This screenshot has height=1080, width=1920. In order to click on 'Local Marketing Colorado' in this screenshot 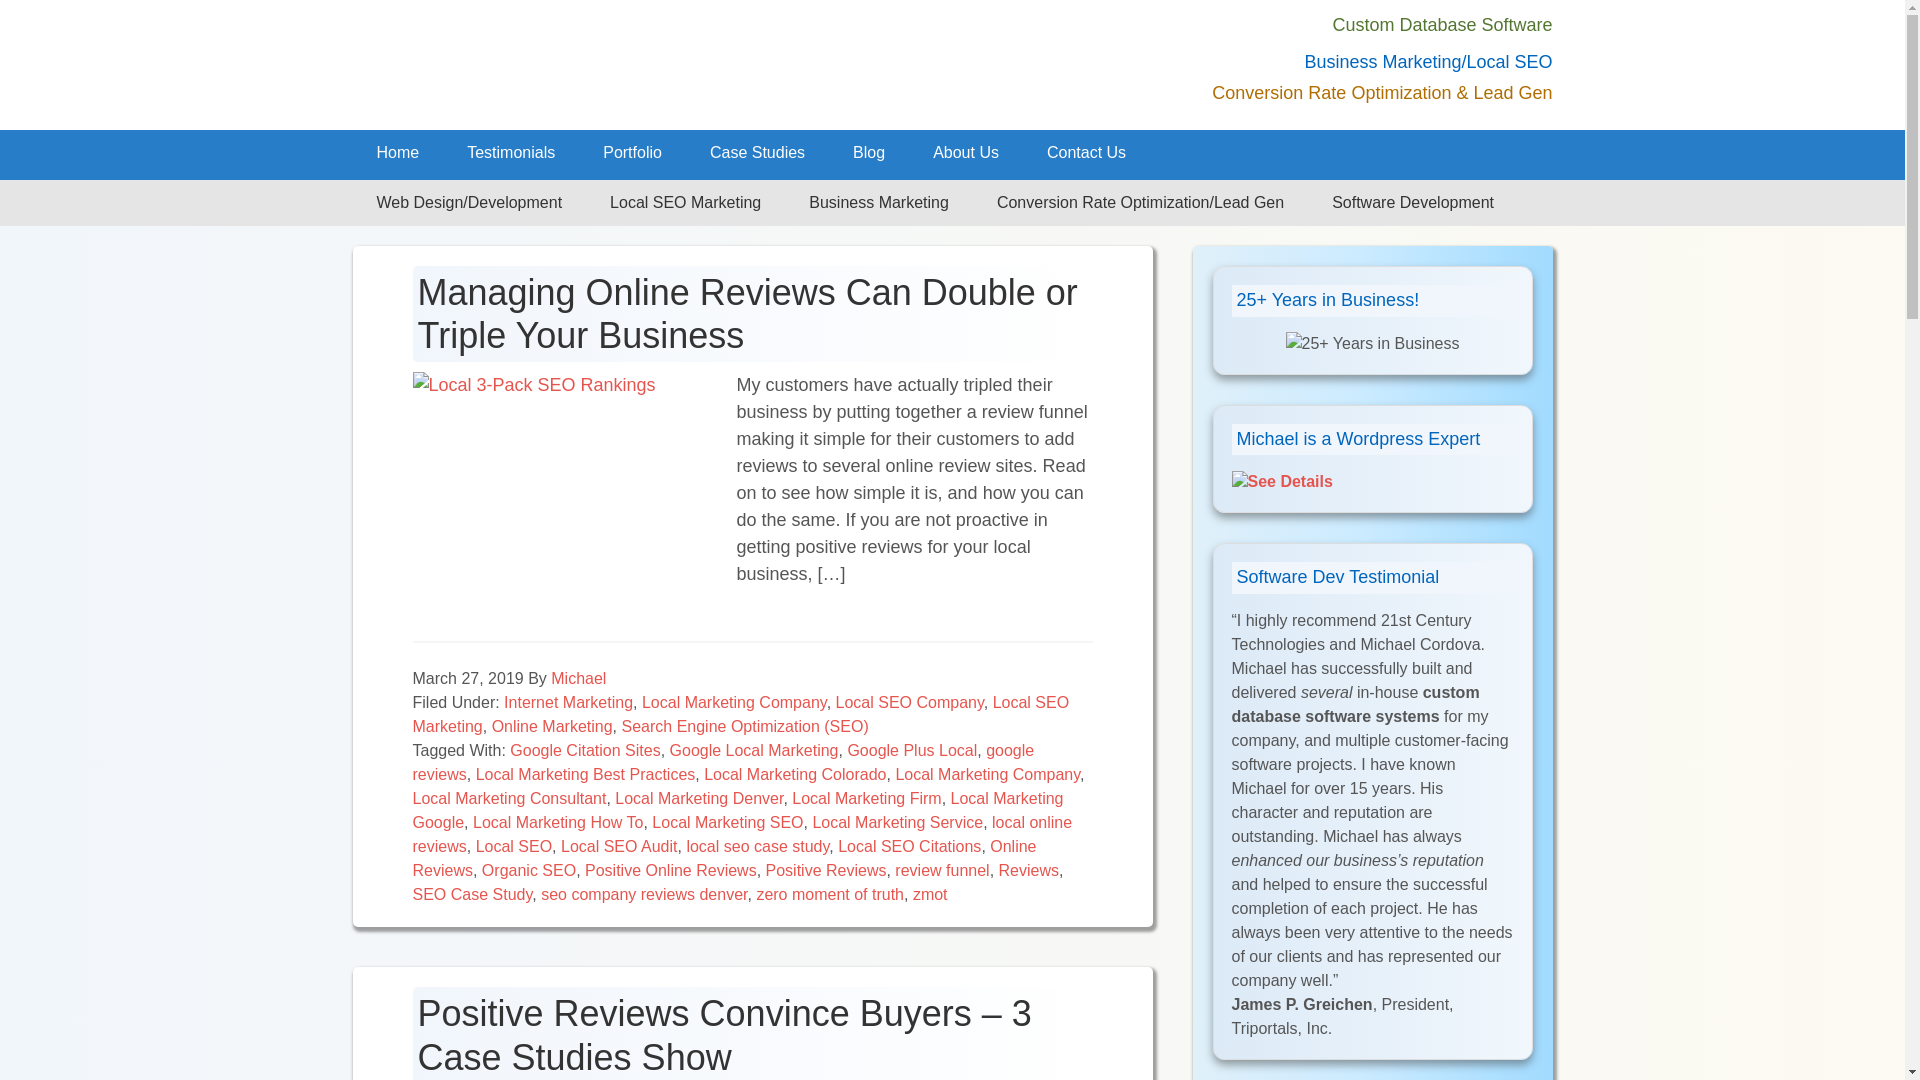, I will do `click(794, 773)`.